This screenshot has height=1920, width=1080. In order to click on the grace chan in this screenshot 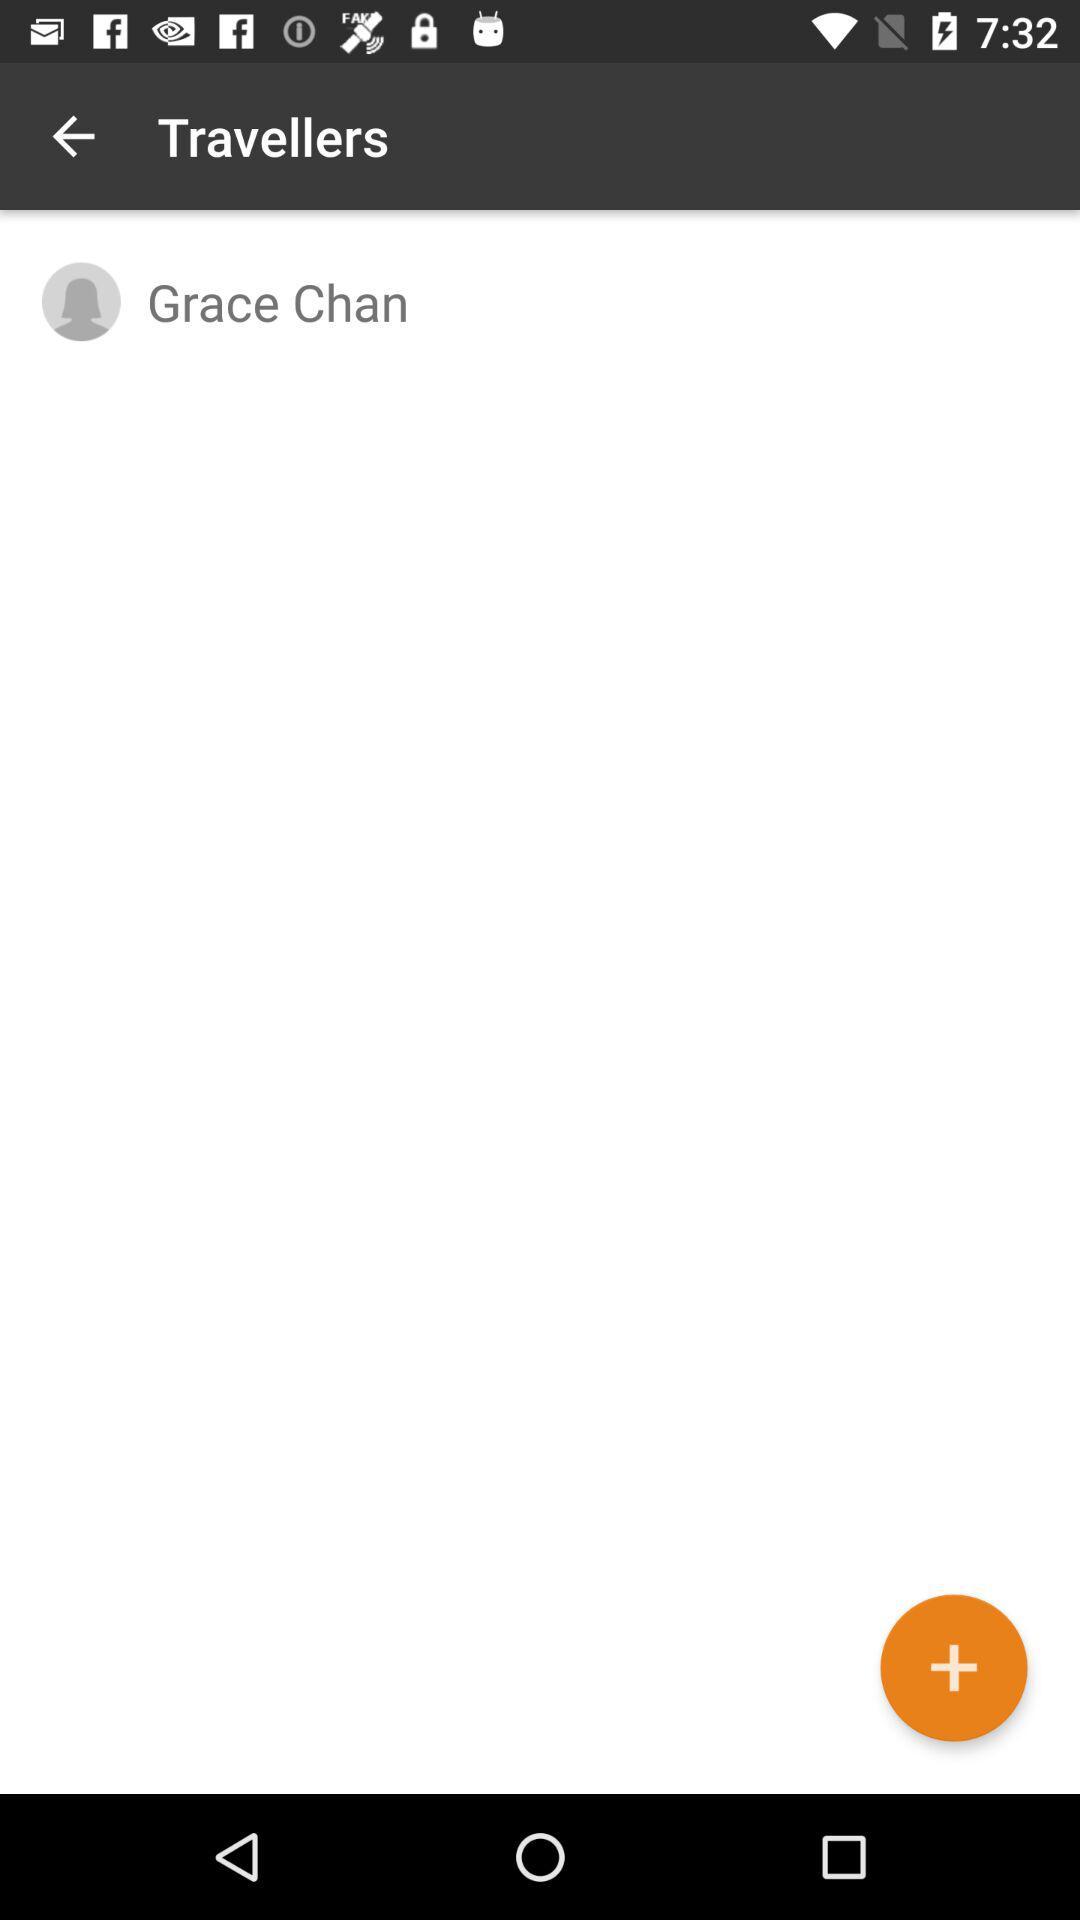, I will do `click(591, 300)`.